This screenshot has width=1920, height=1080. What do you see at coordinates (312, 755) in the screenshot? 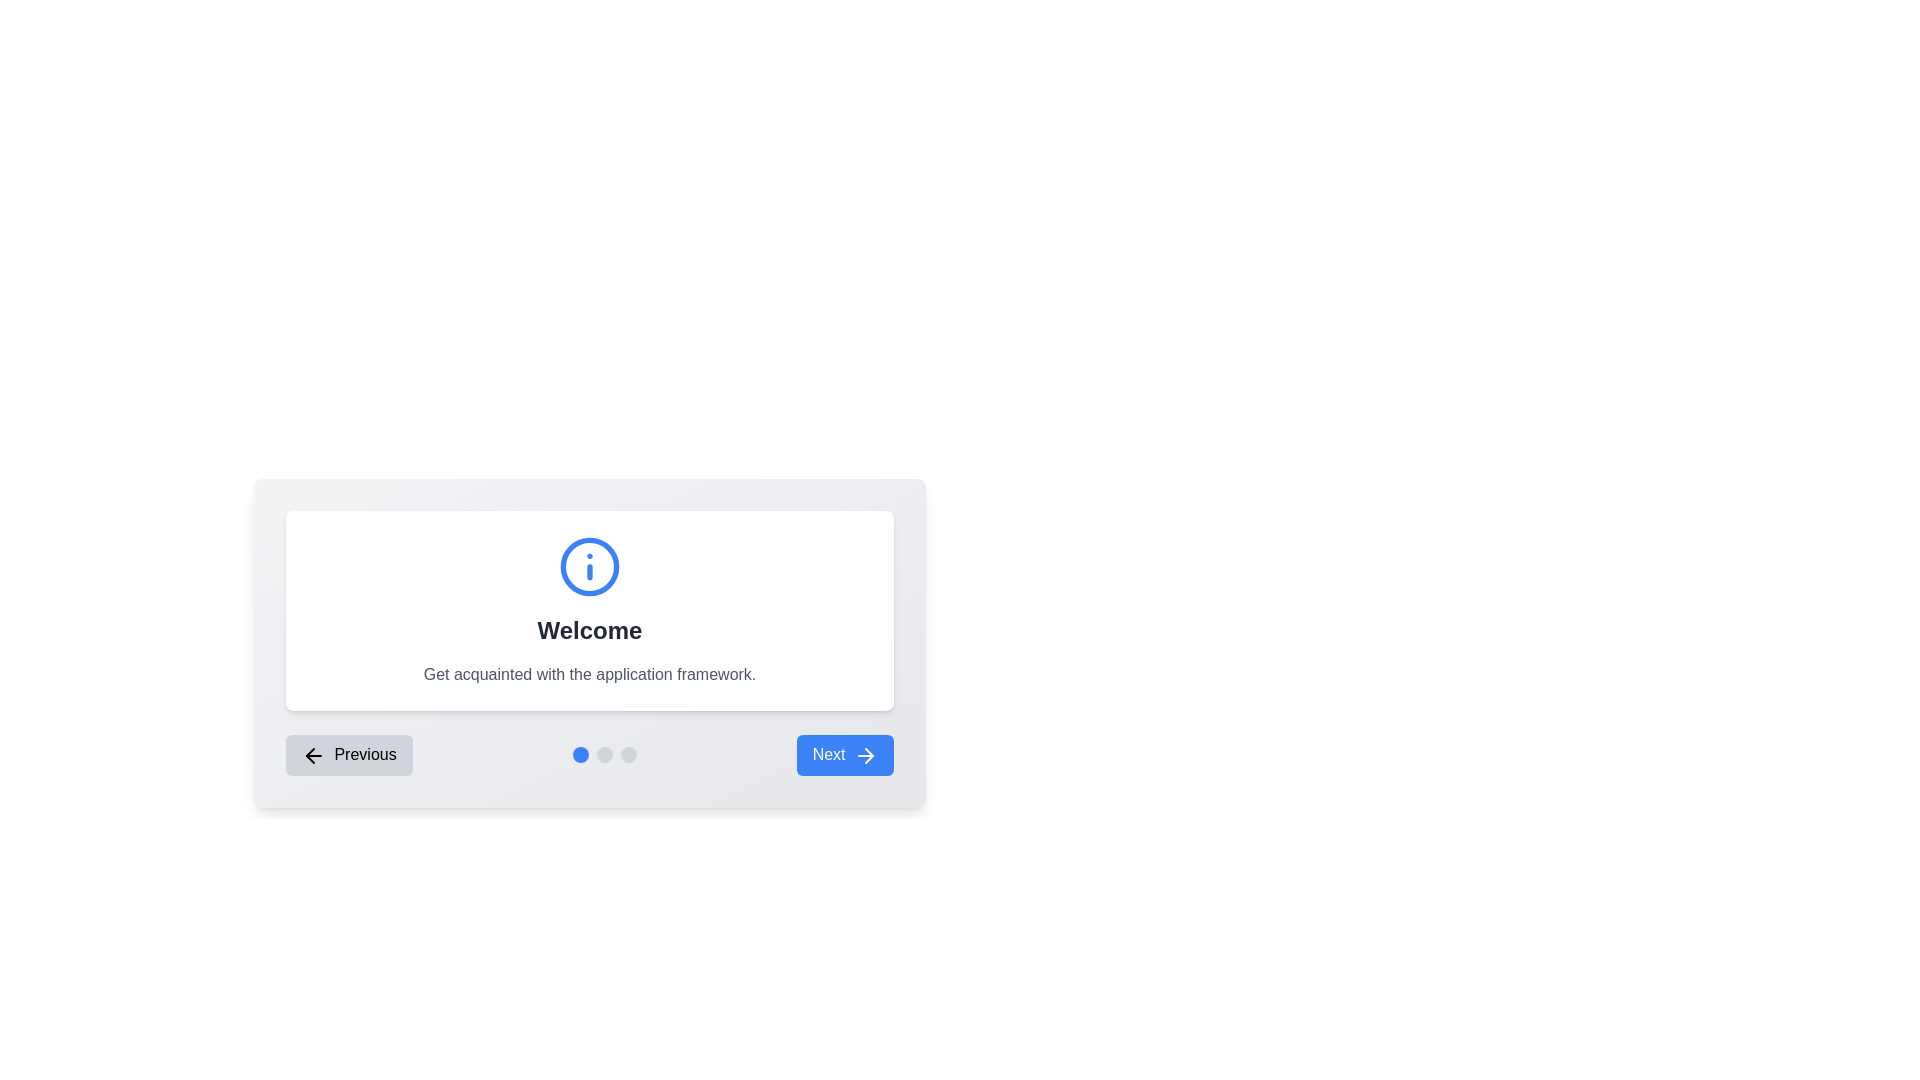
I see `the navigation icon located within the 'Previous' button at the bottom-left corner of the dialog box` at bounding box center [312, 755].